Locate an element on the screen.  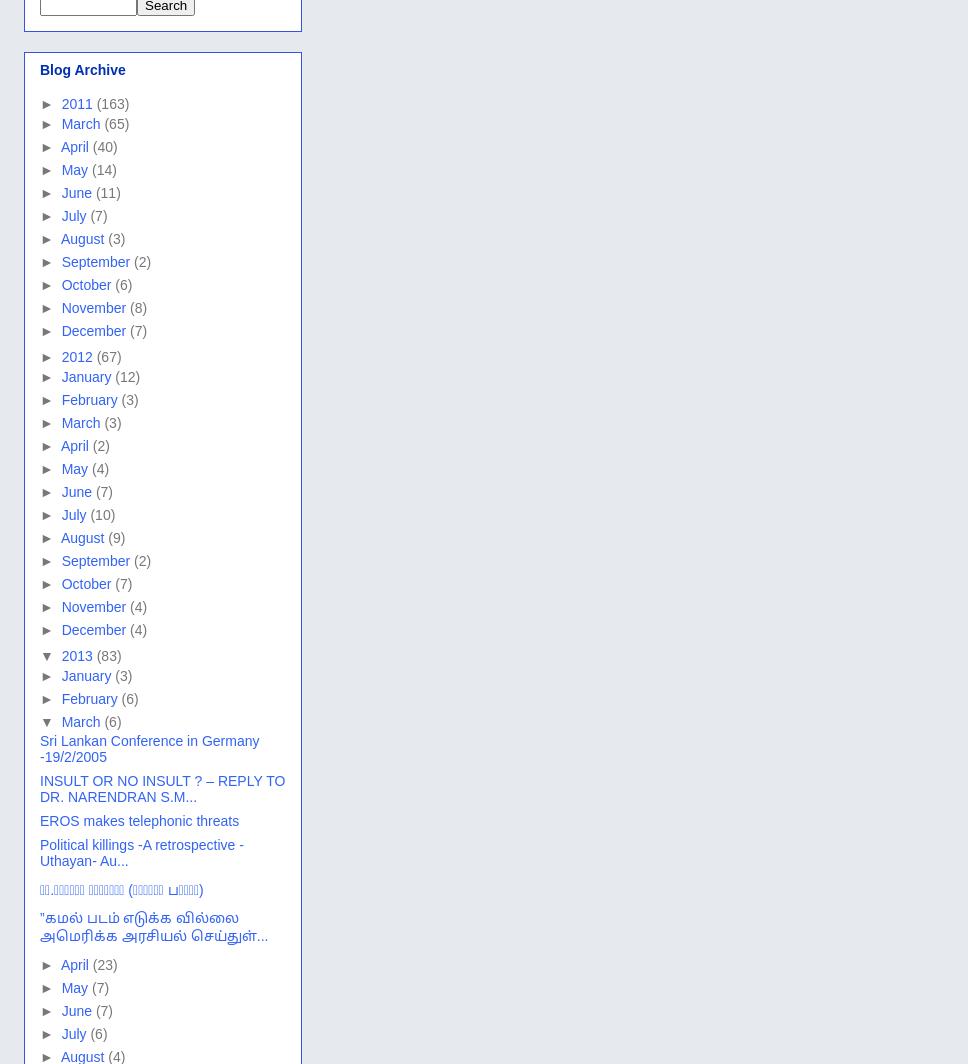
'”கமல் படம் எடுக்க வில்லை அமெரிக்க அரசியல் செய்துள்...' is located at coordinates (153, 926).